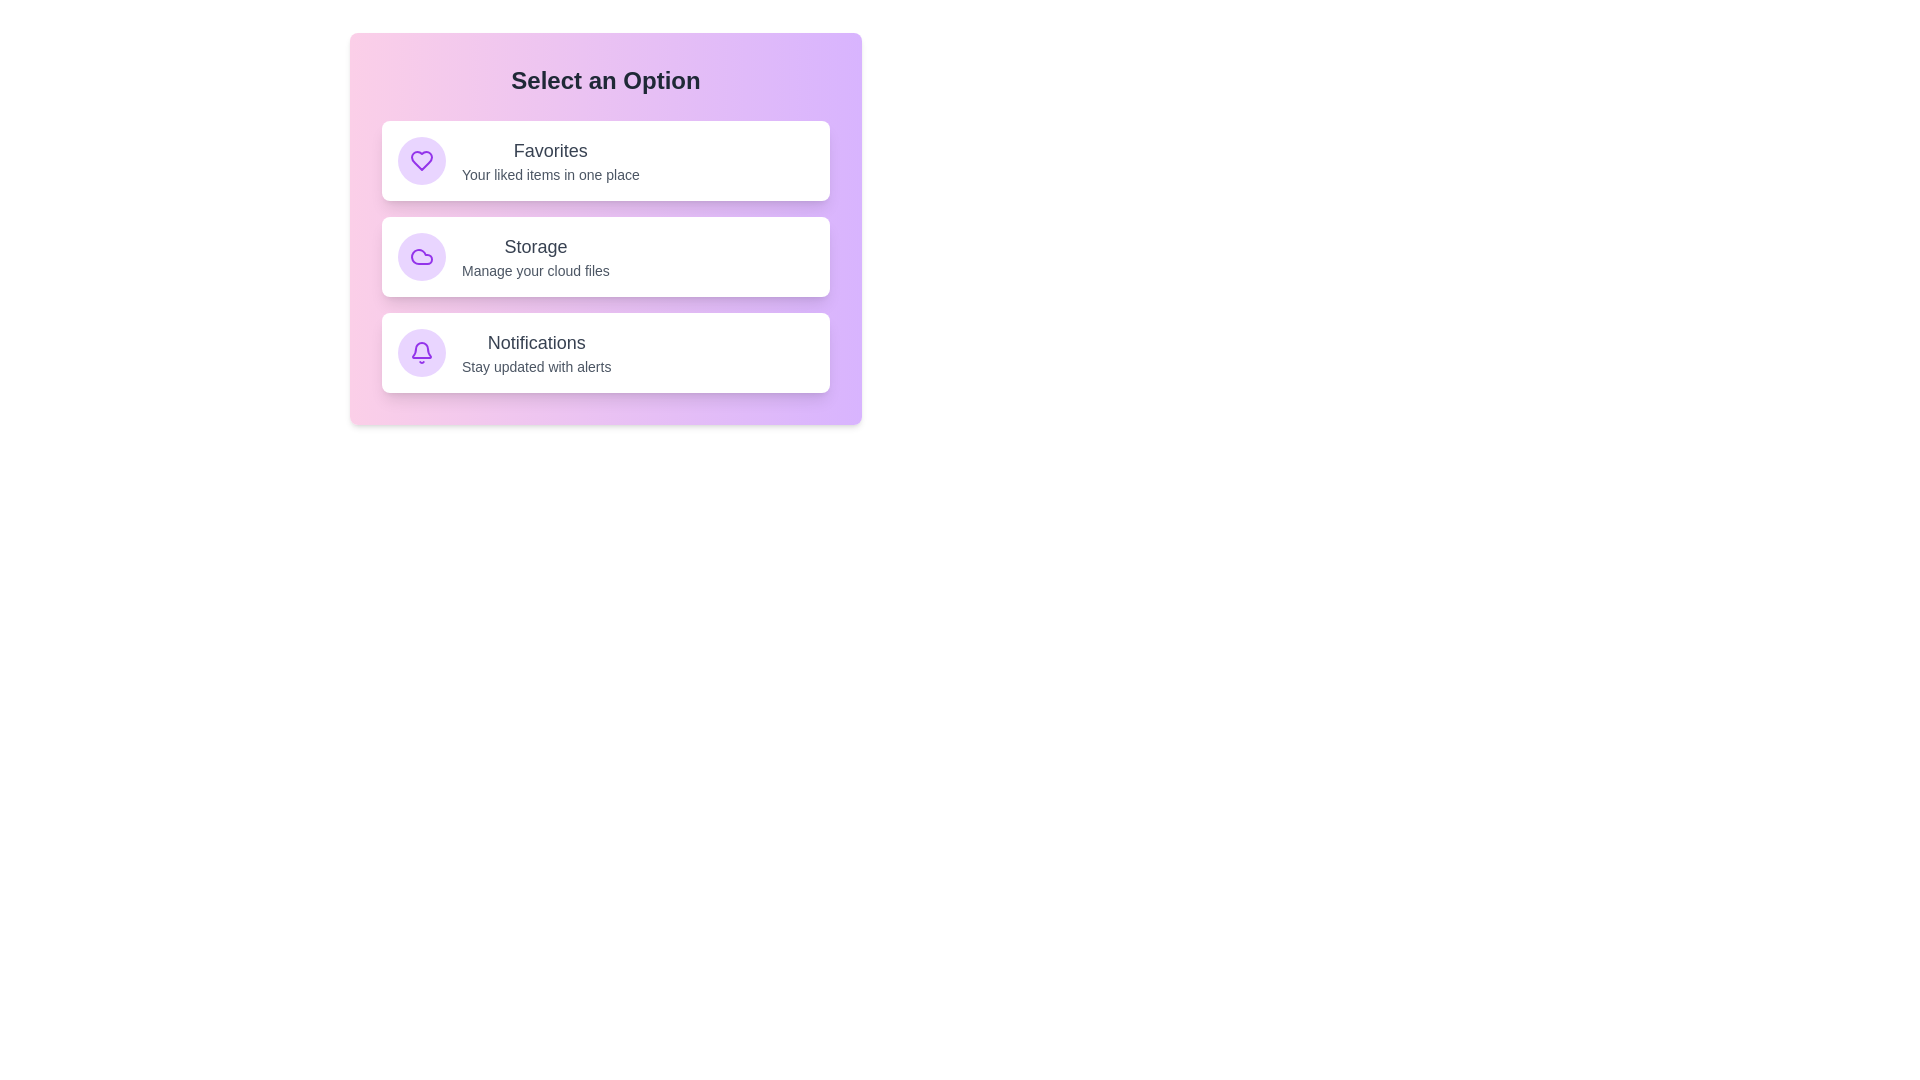 Image resolution: width=1920 pixels, height=1080 pixels. What do you see at coordinates (421, 352) in the screenshot?
I see `the icon corresponding to Notifications` at bounding box center [421, 352].